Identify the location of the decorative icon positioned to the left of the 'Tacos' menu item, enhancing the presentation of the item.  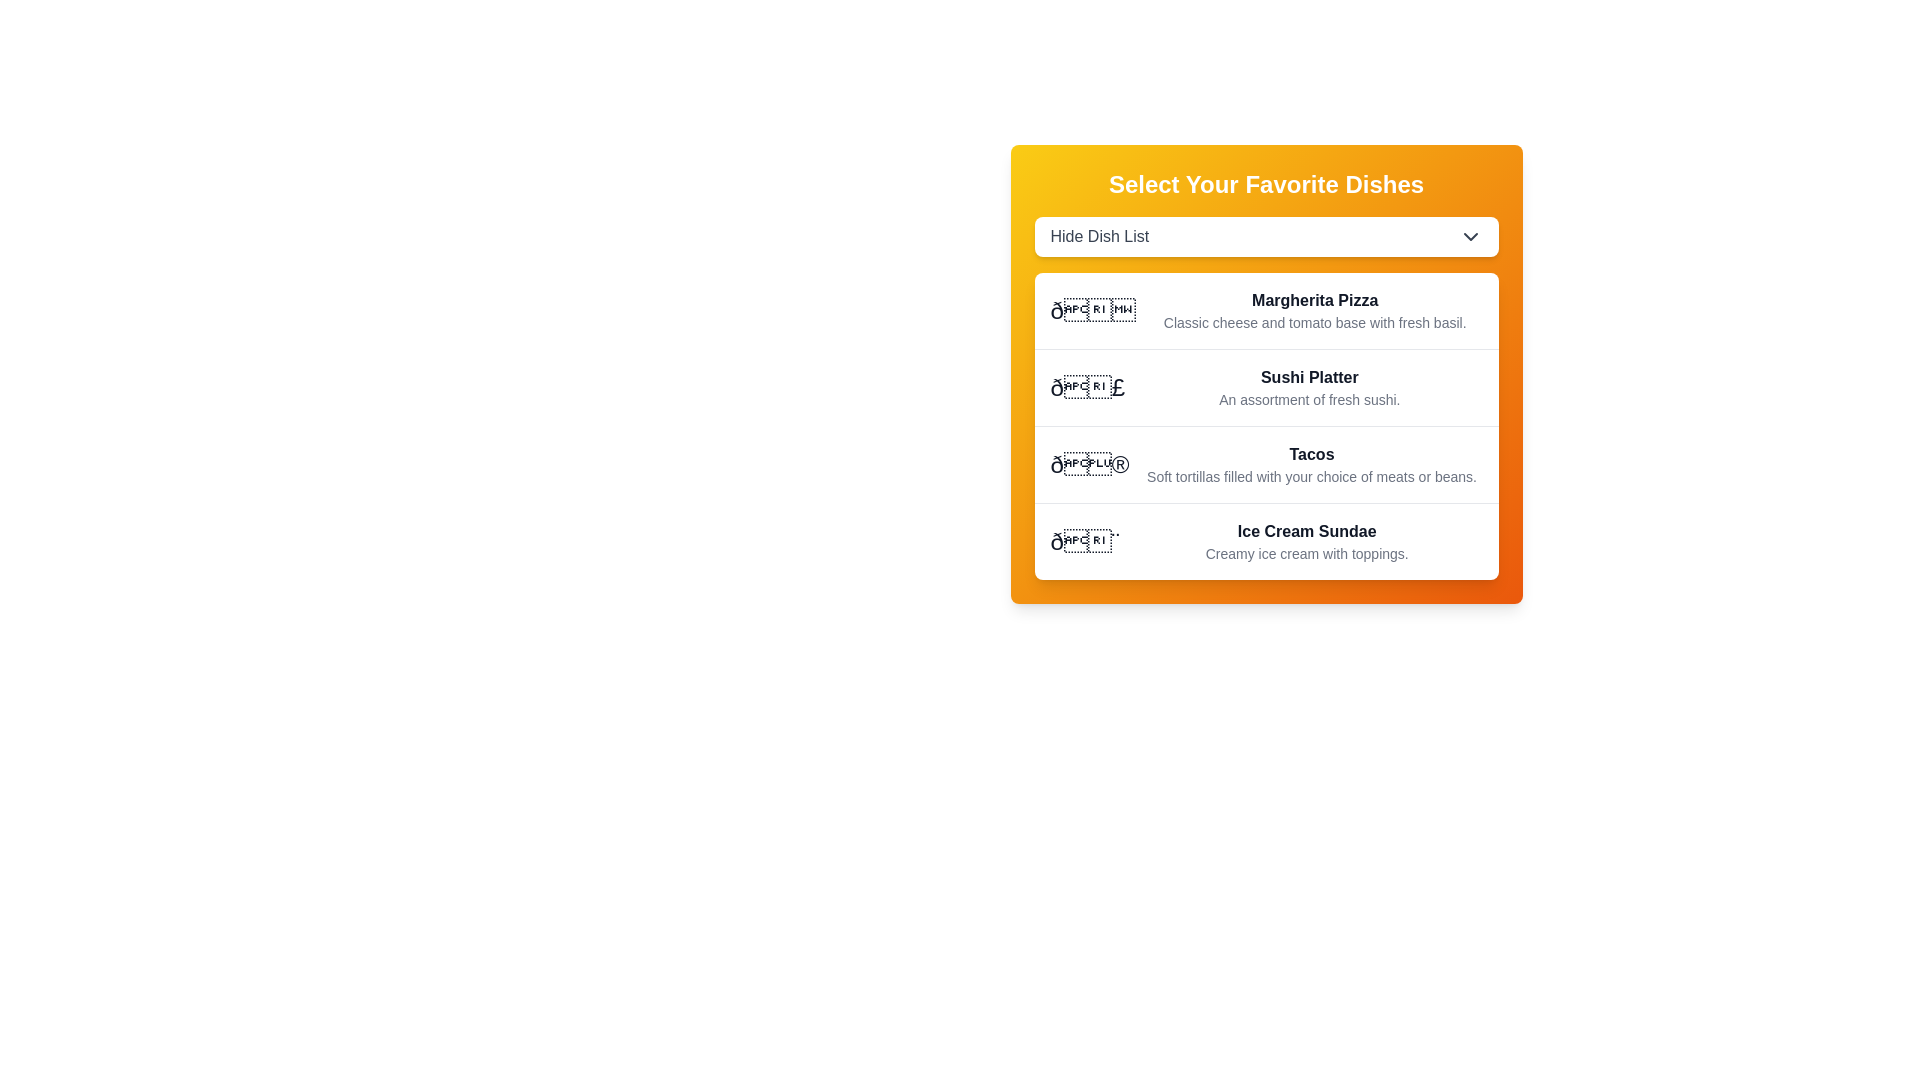
(1088, 465).